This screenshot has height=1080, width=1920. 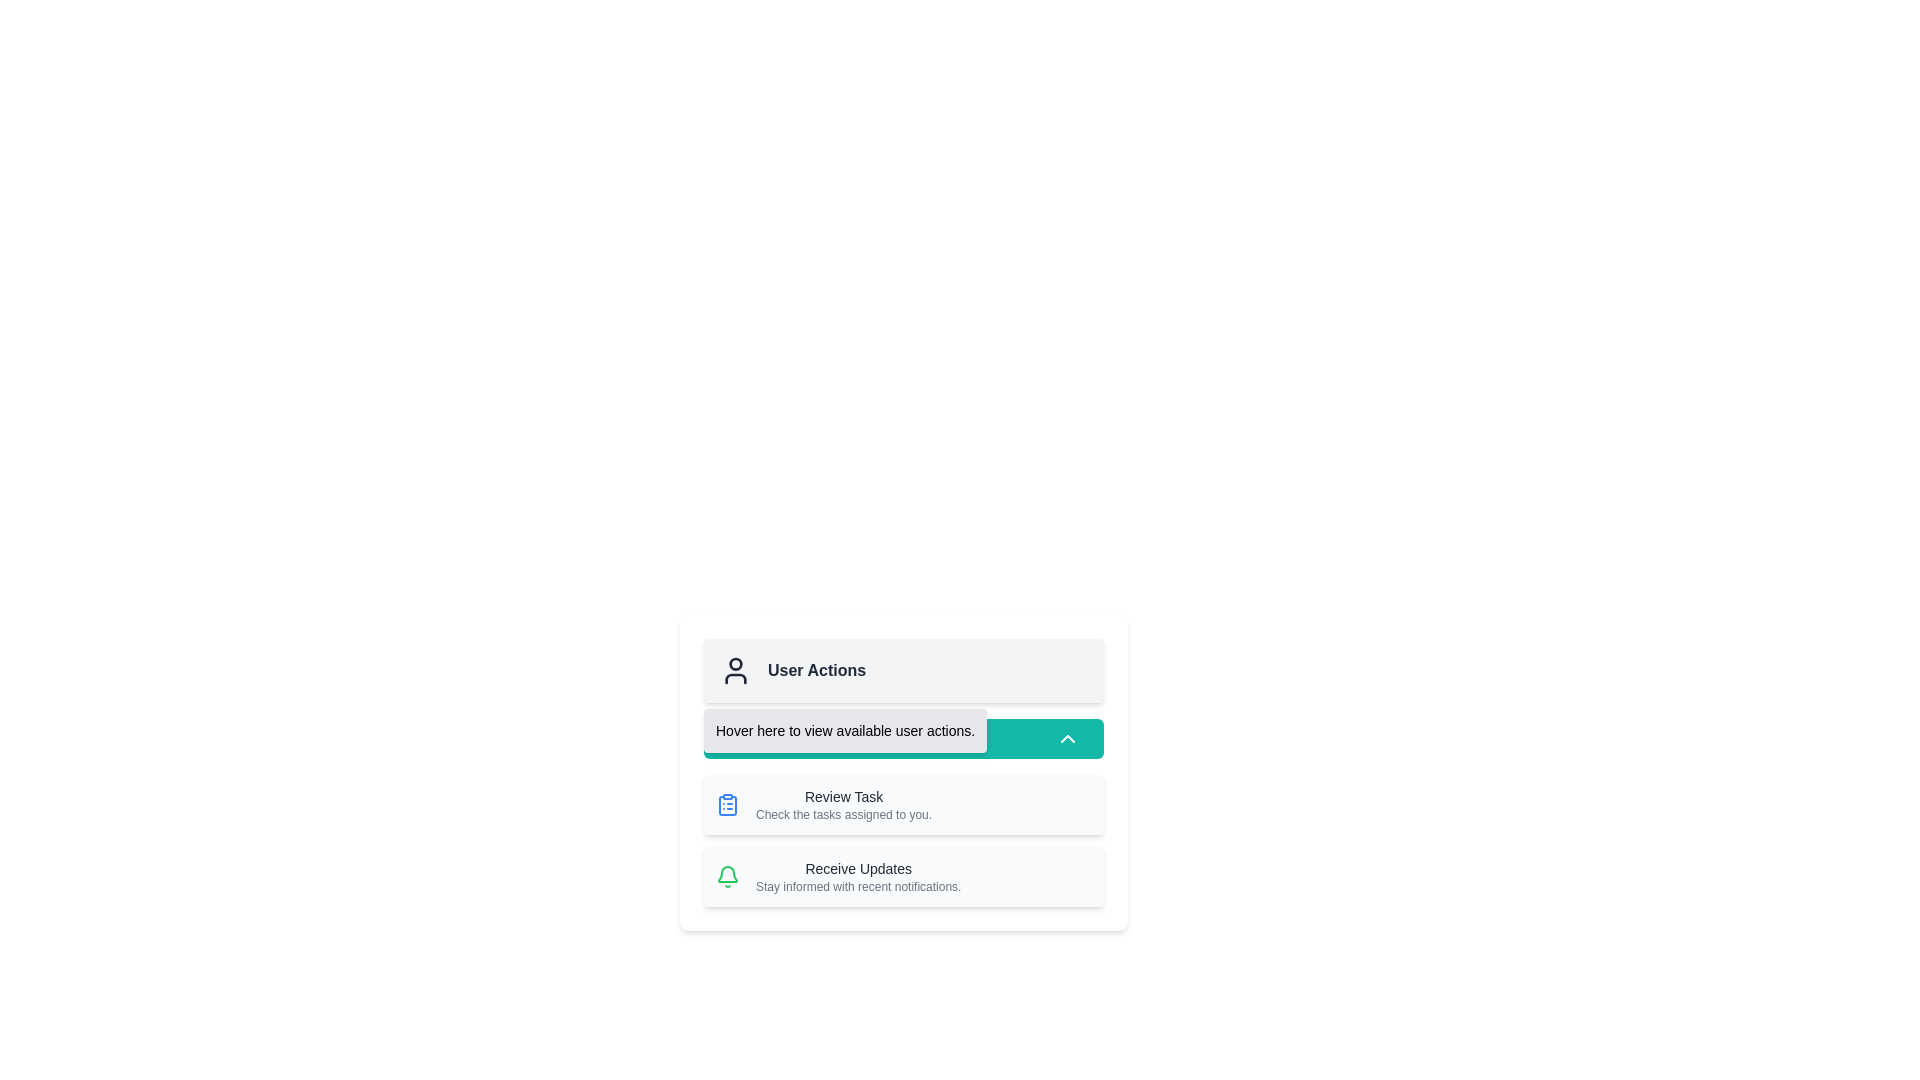 What do you see at coordinates (858, 867) in the screenshot?
I see `the Text Label located in the bottom section of the 'User Actions' menu, which serves as a heading indicating the purpose of the associated information or action` at bounding box center [858, 867].